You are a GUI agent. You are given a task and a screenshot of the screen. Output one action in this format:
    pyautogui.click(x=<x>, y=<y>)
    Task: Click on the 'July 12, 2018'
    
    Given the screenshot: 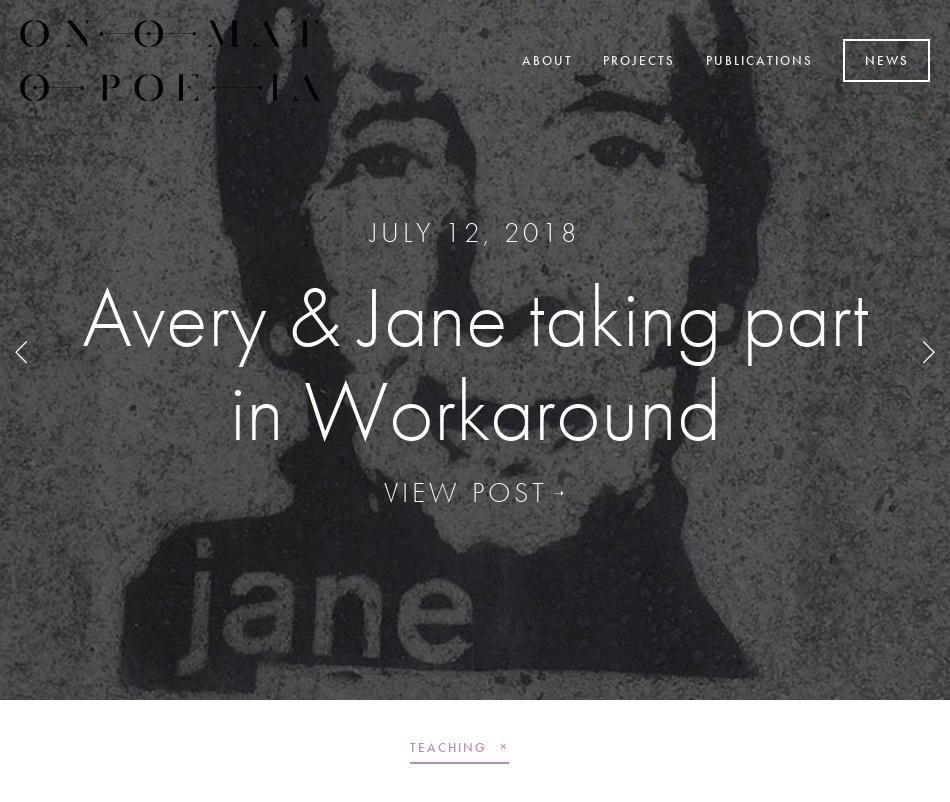 What is the action you would take?
    pyautogui.click(x=475, y=230)
    